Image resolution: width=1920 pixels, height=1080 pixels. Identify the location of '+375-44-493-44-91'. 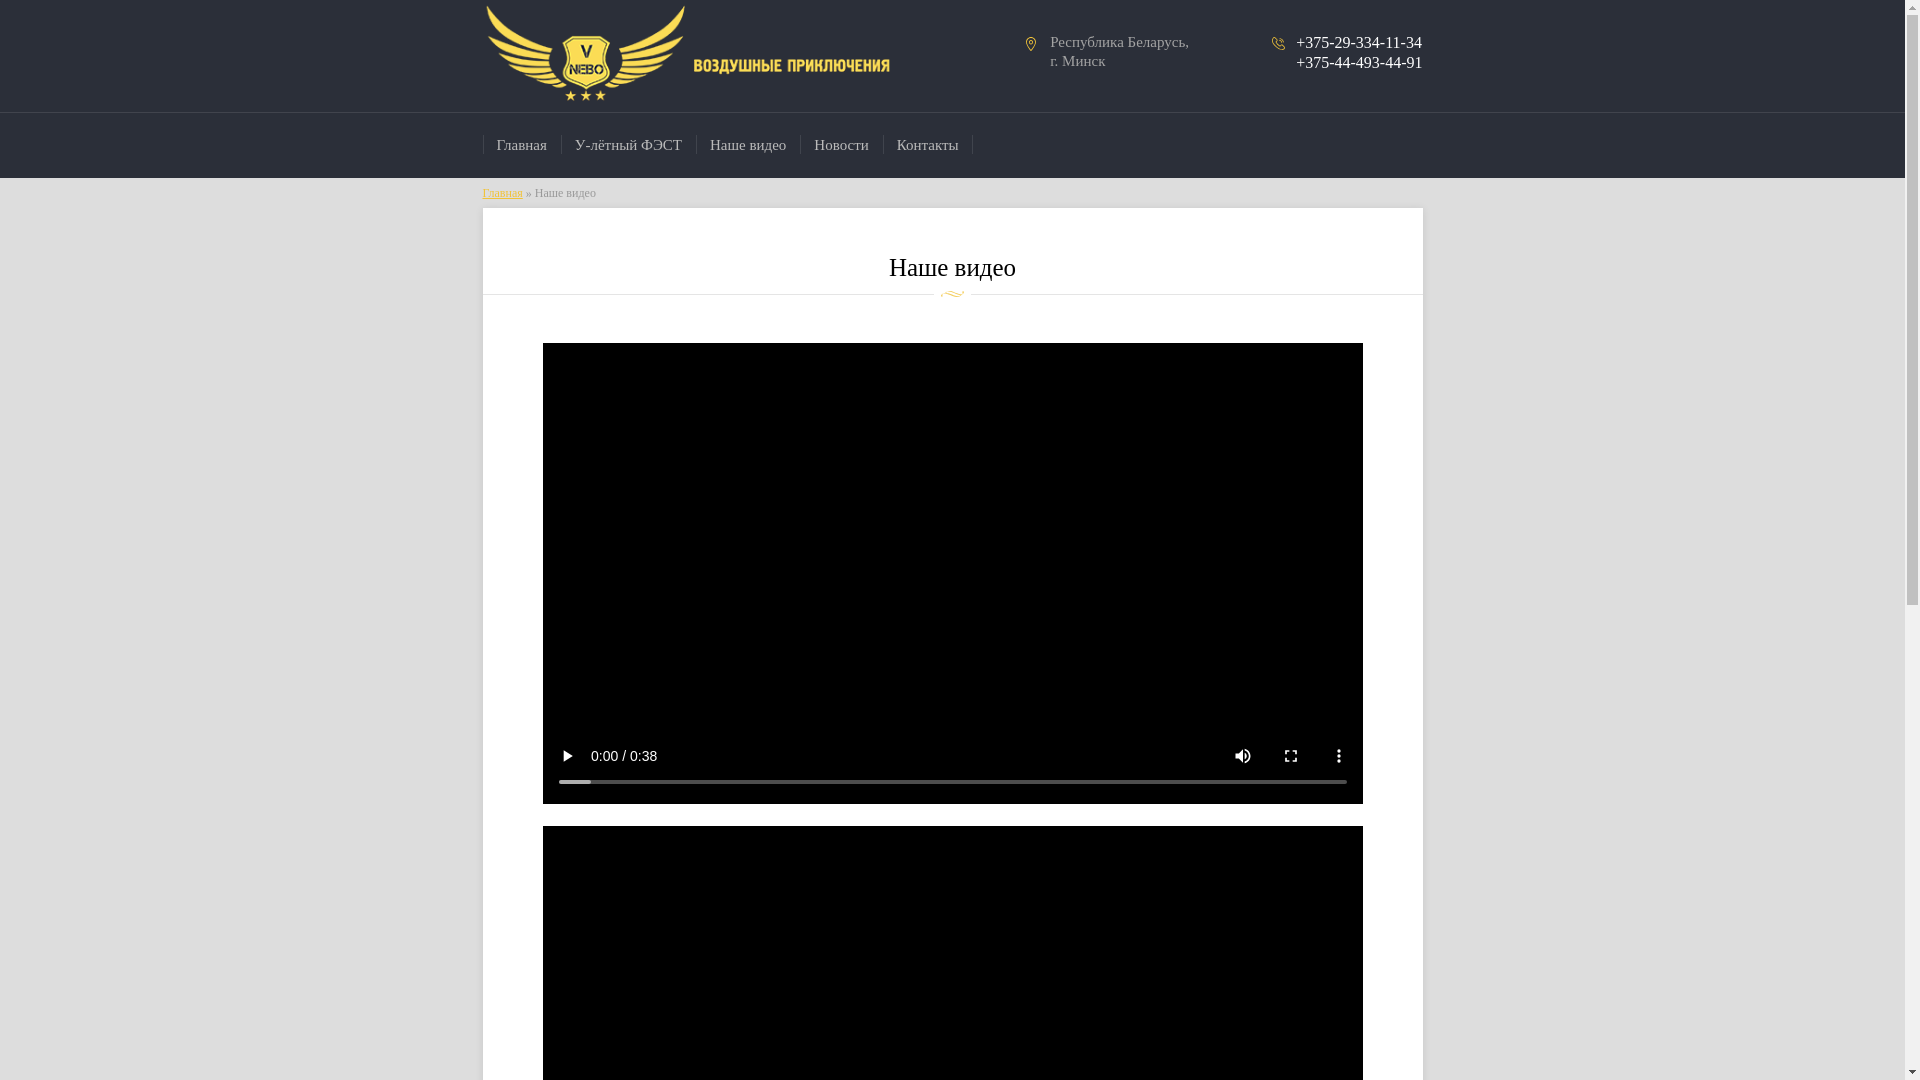
(1358, 61).